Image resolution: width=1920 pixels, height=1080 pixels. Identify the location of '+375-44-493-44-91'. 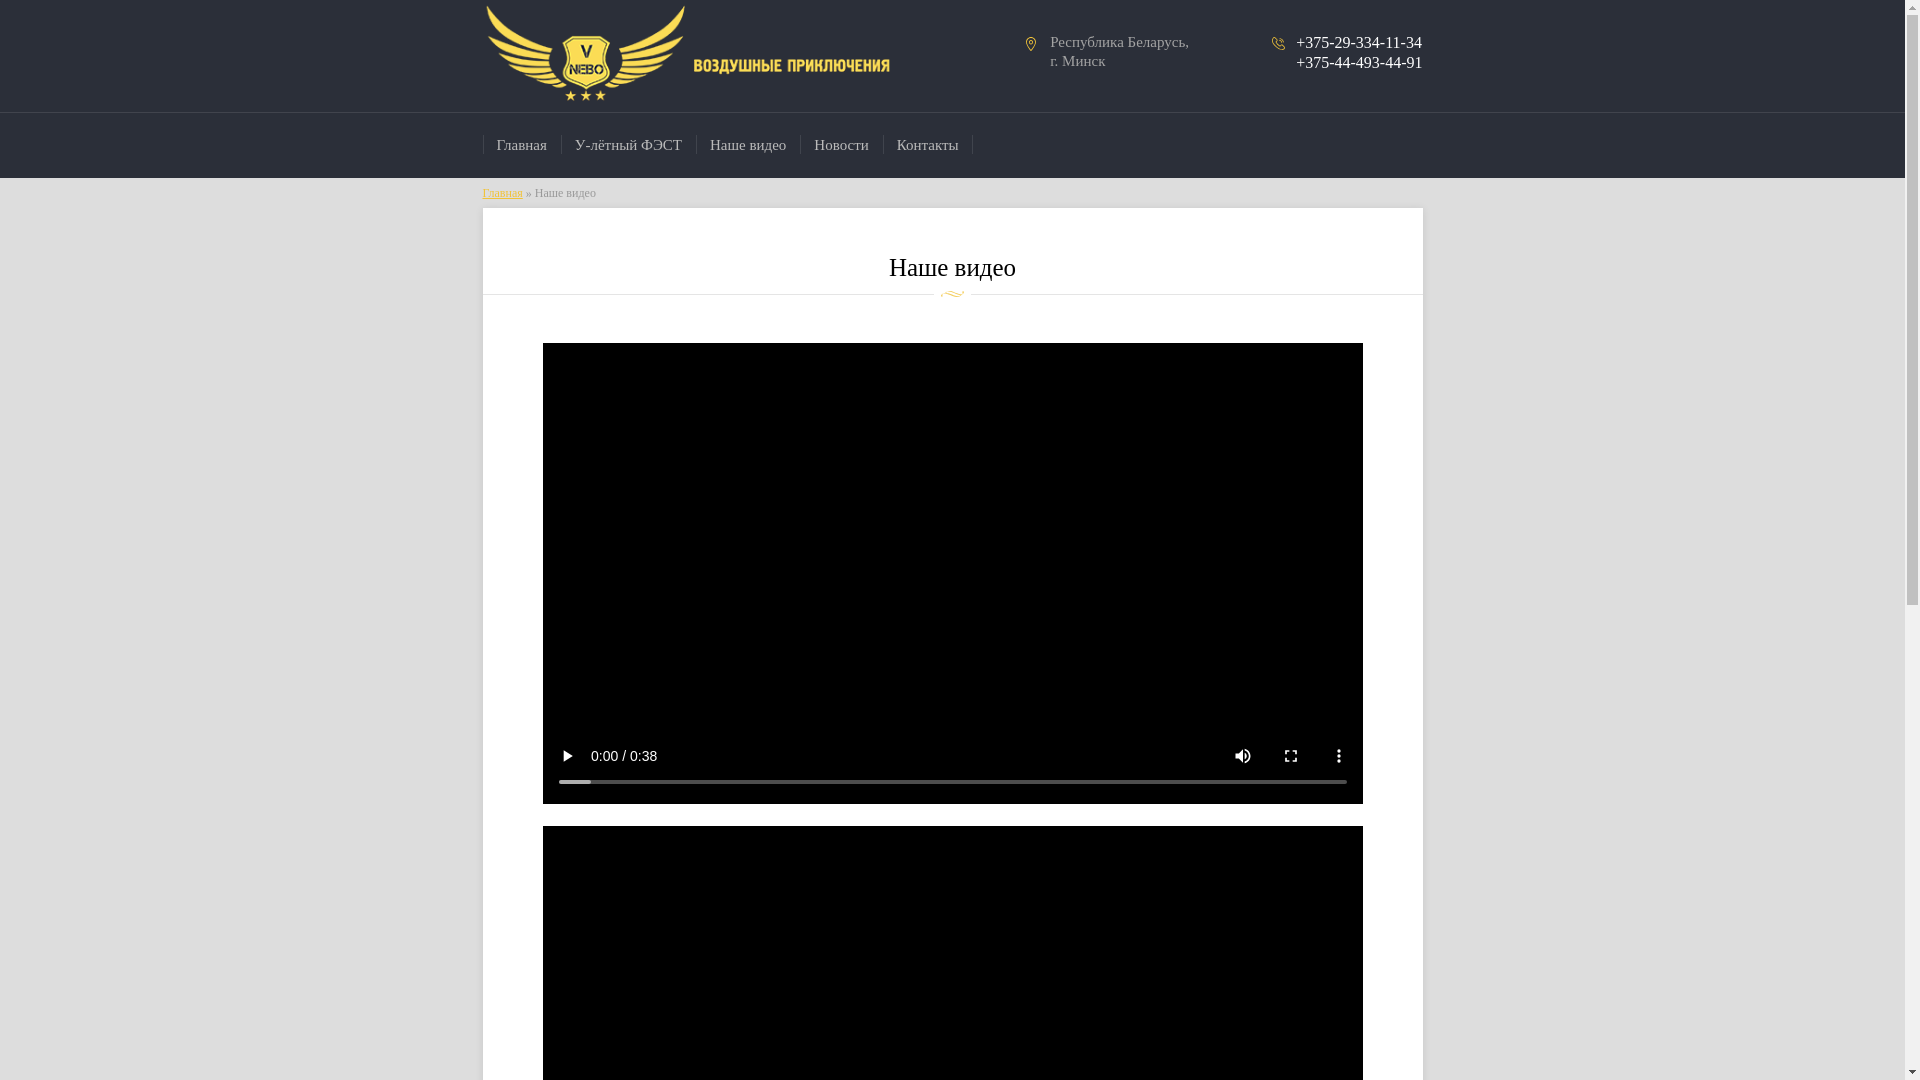
(1358, 61).